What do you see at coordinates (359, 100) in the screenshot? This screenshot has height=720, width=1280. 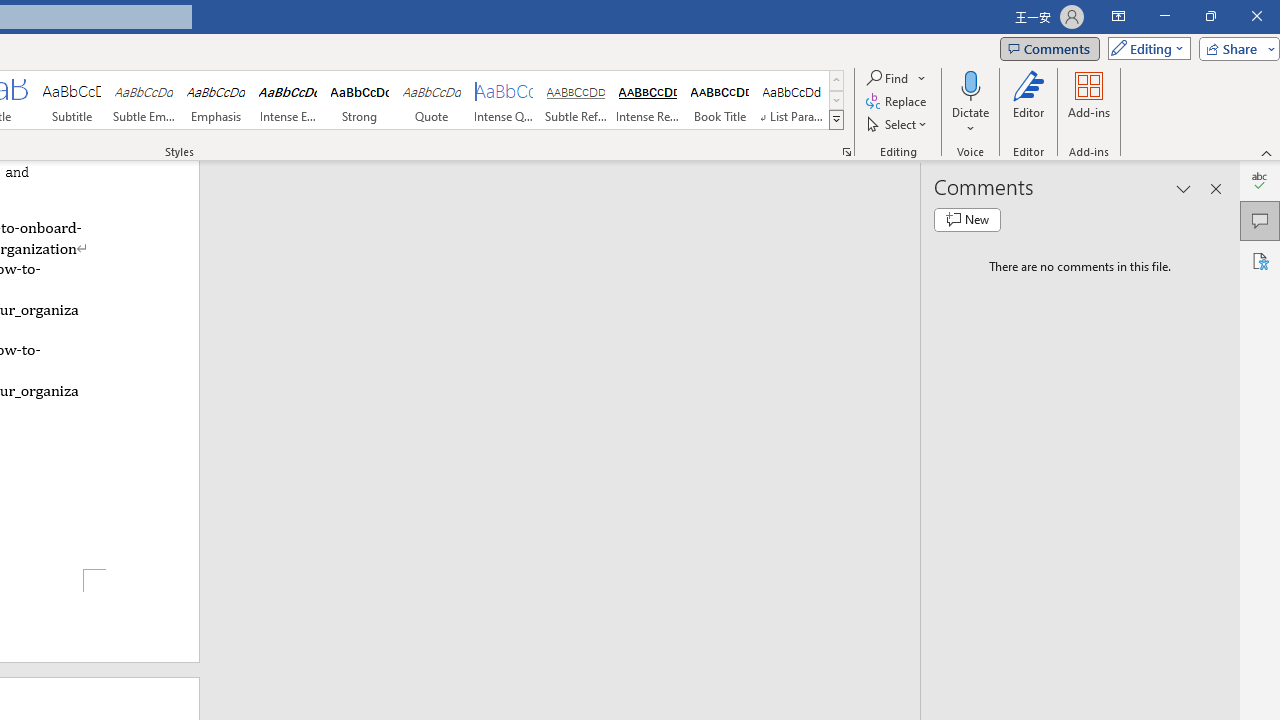 I see `'Strong'` at bounding box center [359, 100].